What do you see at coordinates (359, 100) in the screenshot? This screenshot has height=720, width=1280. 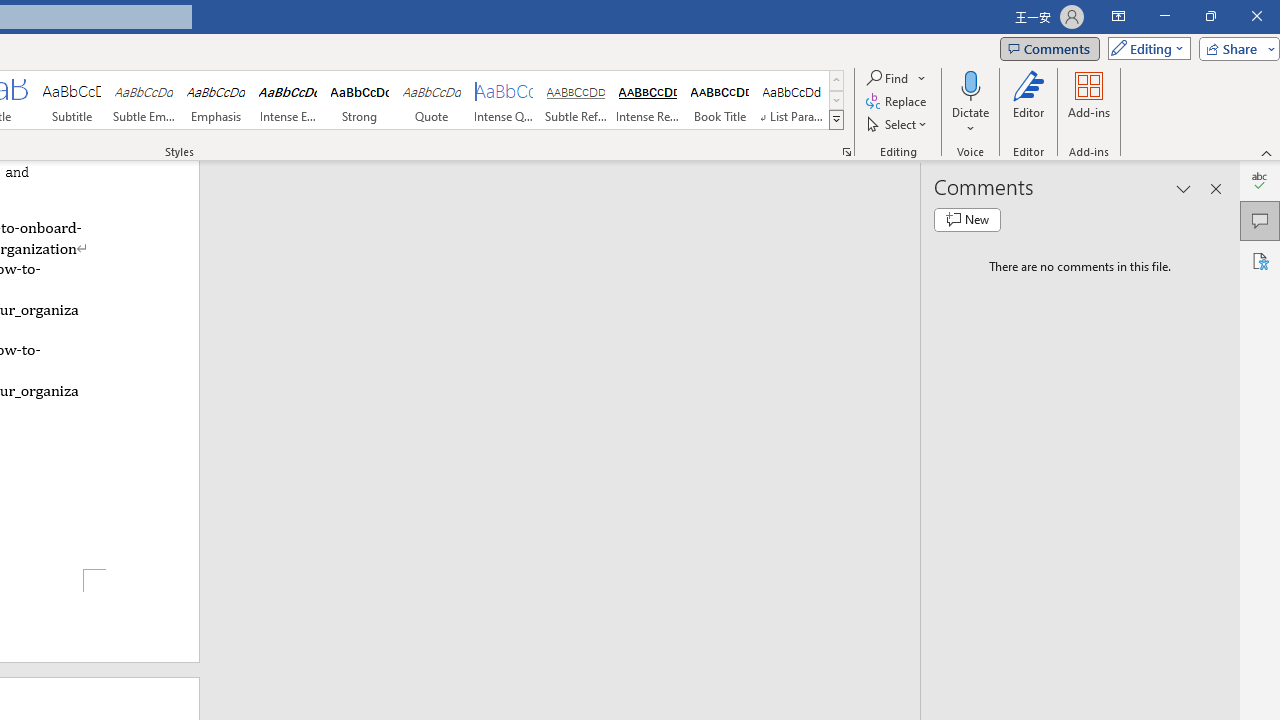 I see `'Strong'` at bounding box center [359, 100].